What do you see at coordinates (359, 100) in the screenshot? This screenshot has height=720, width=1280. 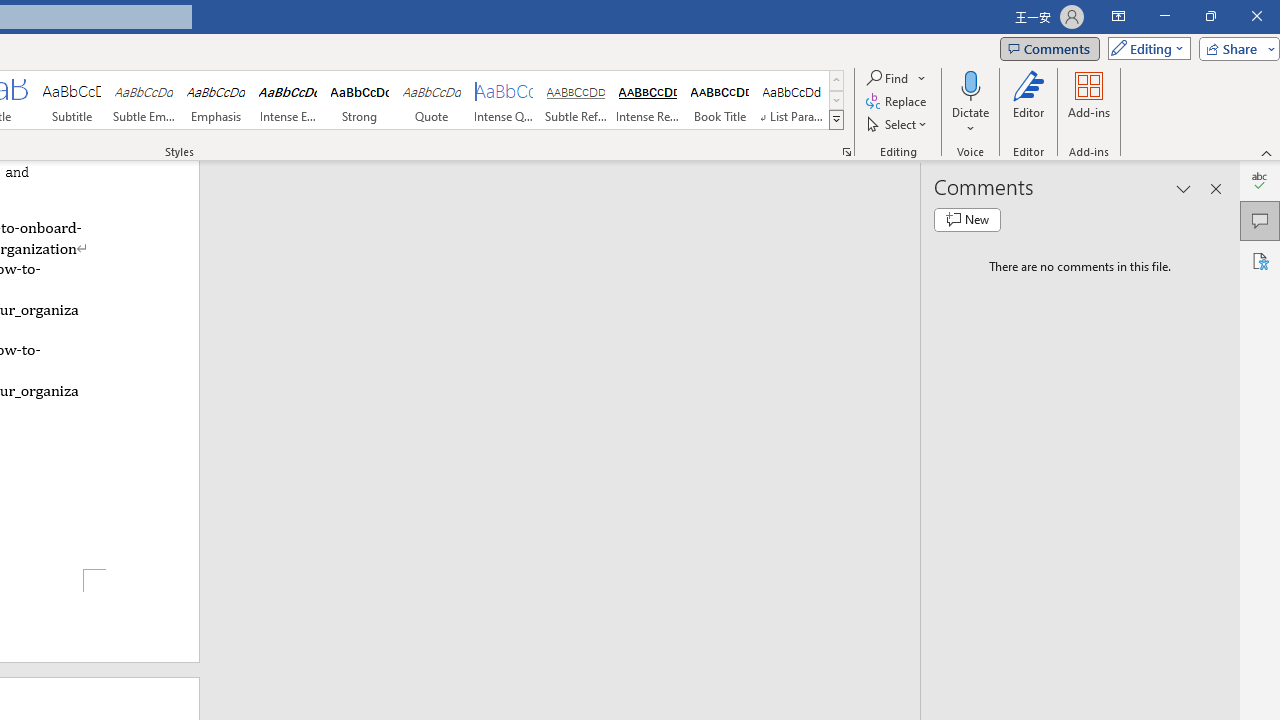 I see `'Strong'` at bounding box center [359, 100].